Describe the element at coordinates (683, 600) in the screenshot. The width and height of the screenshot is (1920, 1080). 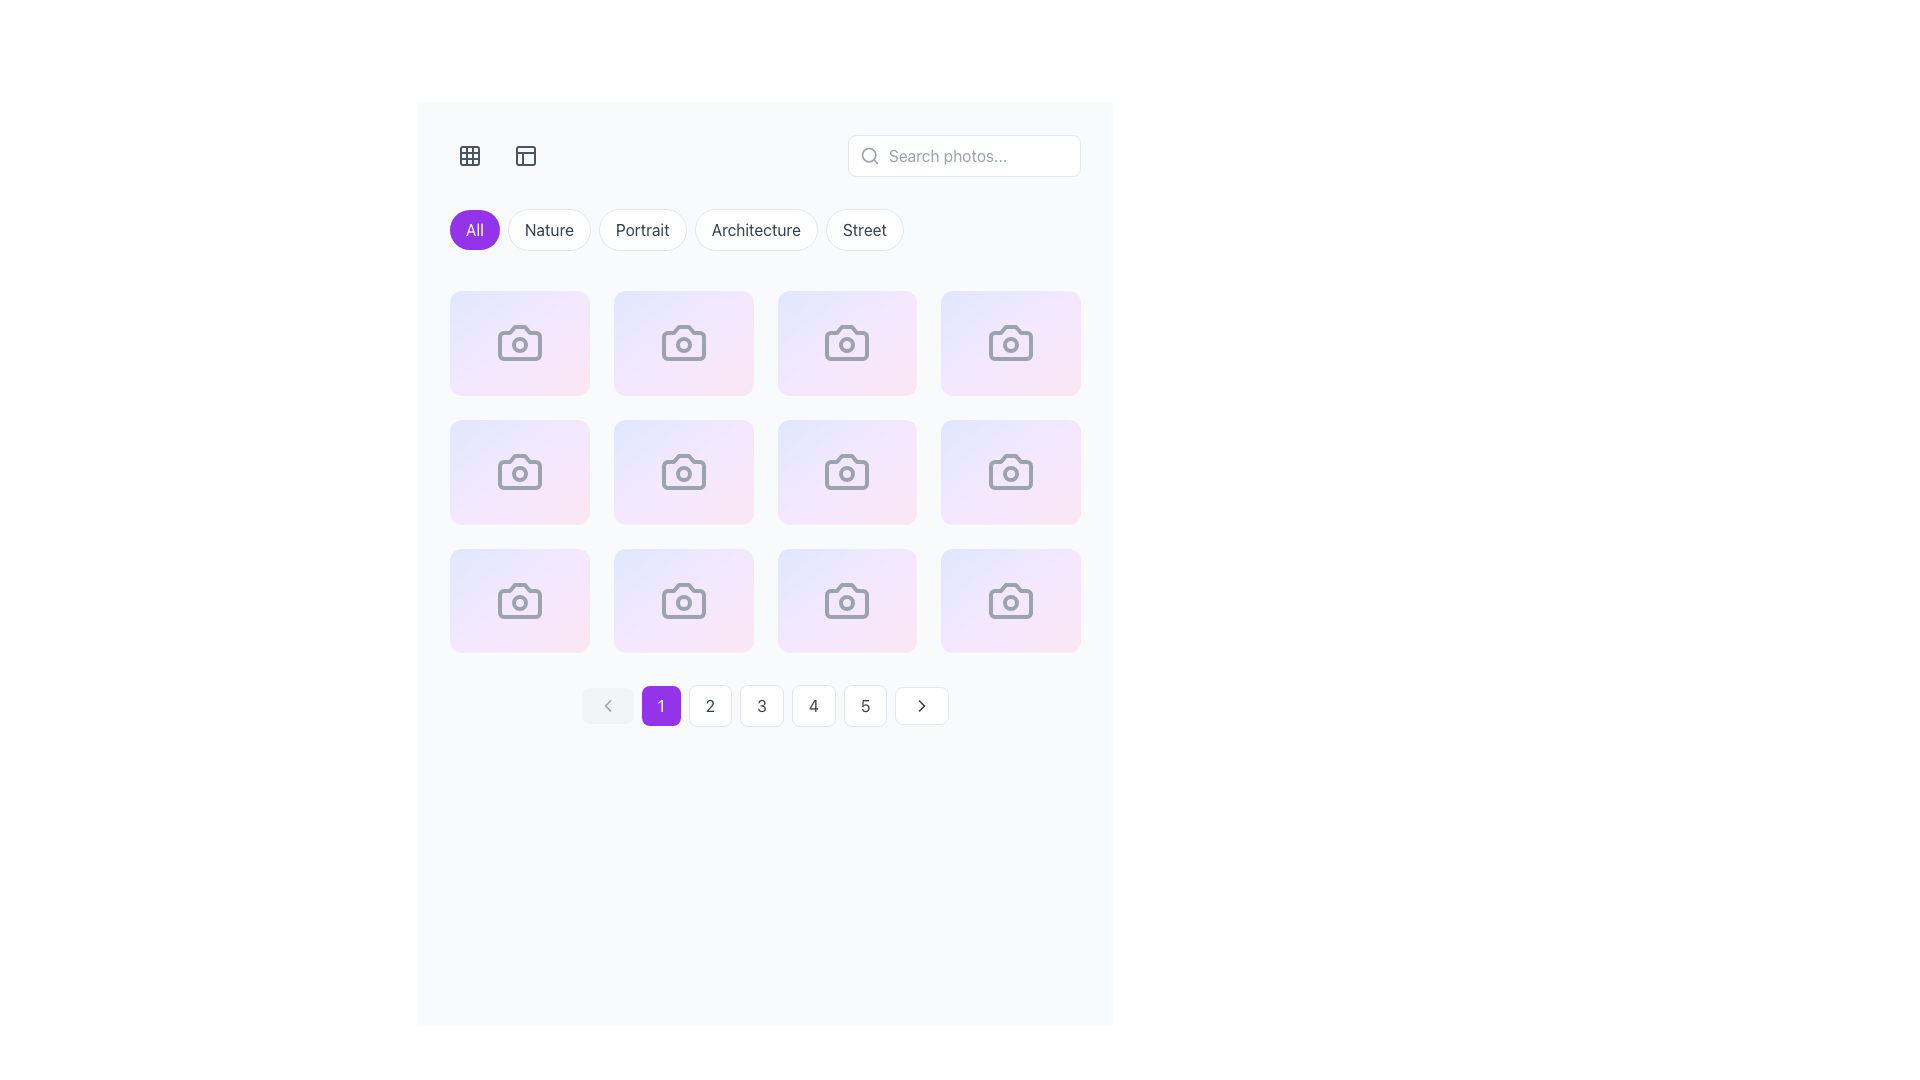
I see `the centrally positioned gray outline camera icon with a circular lens design` at that location.